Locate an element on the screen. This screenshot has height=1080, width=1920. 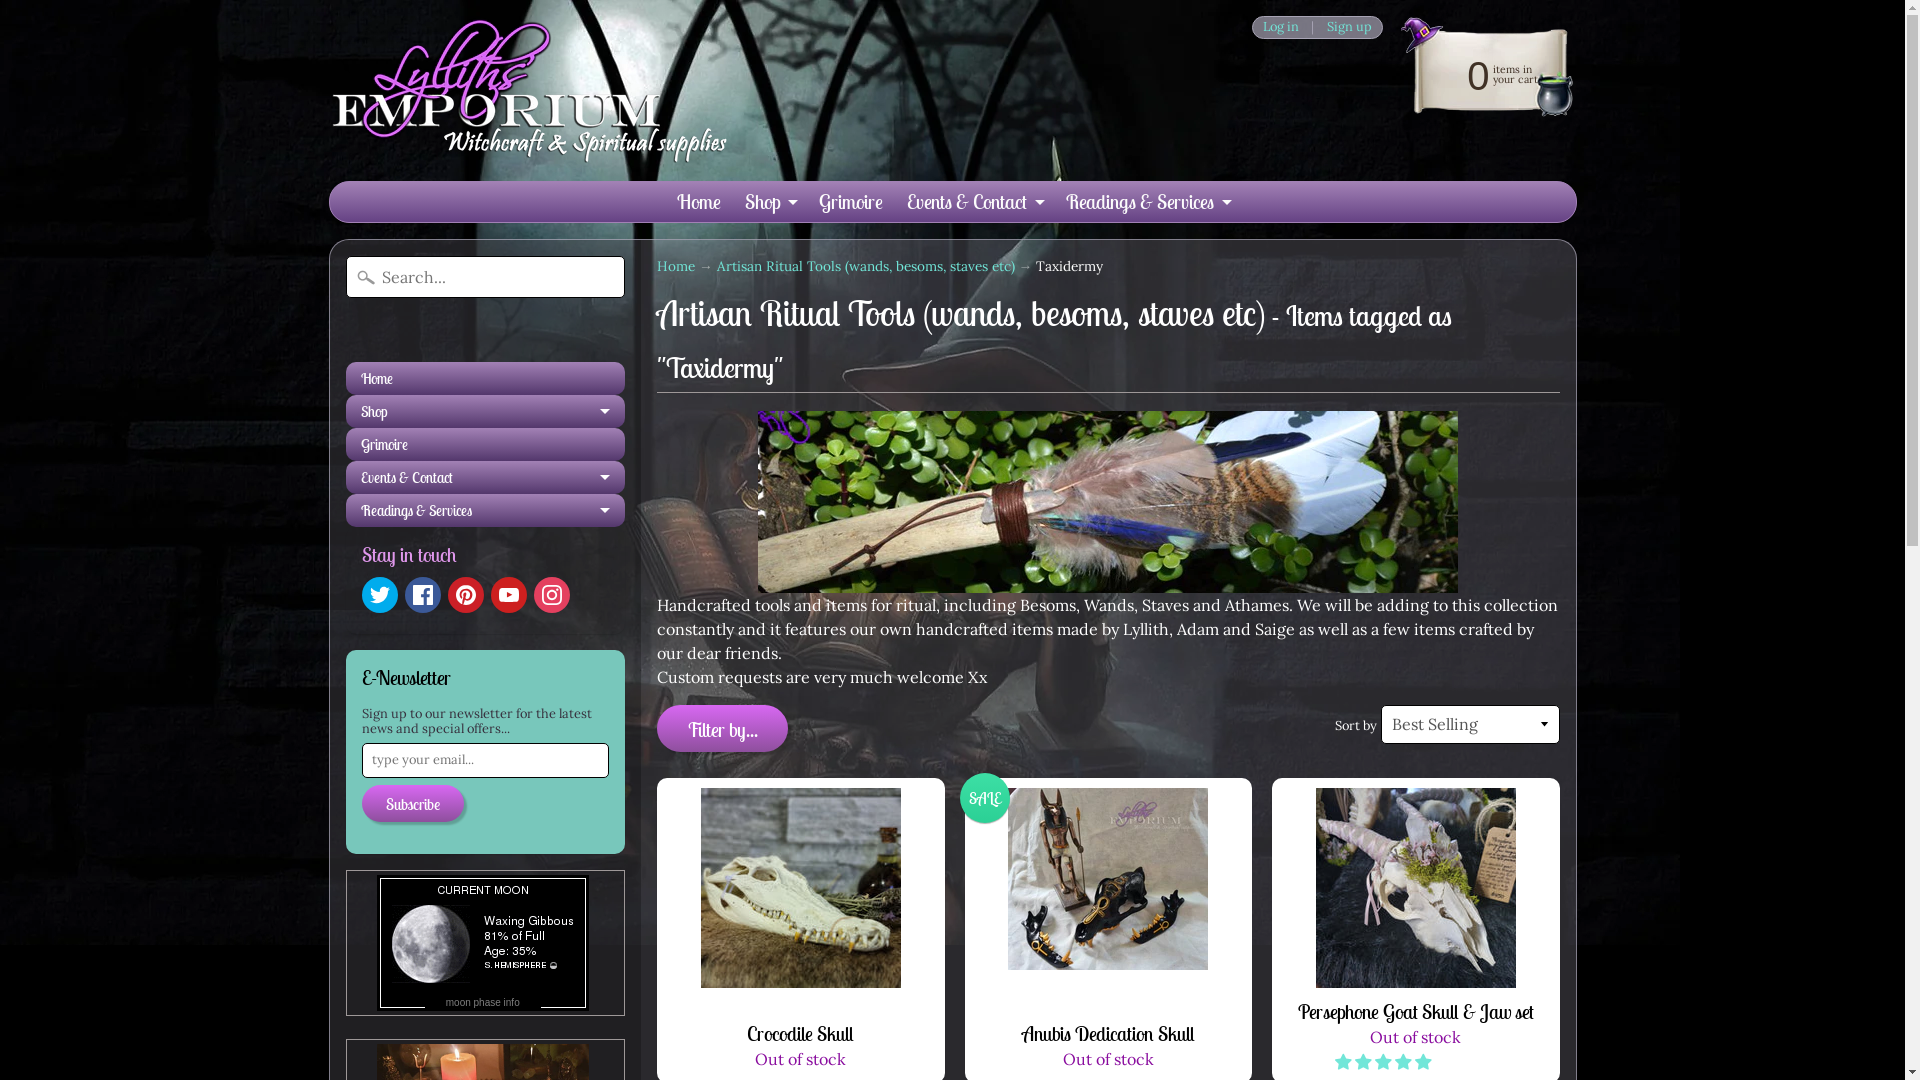
'Shop' is located at coordinates (485, 410).